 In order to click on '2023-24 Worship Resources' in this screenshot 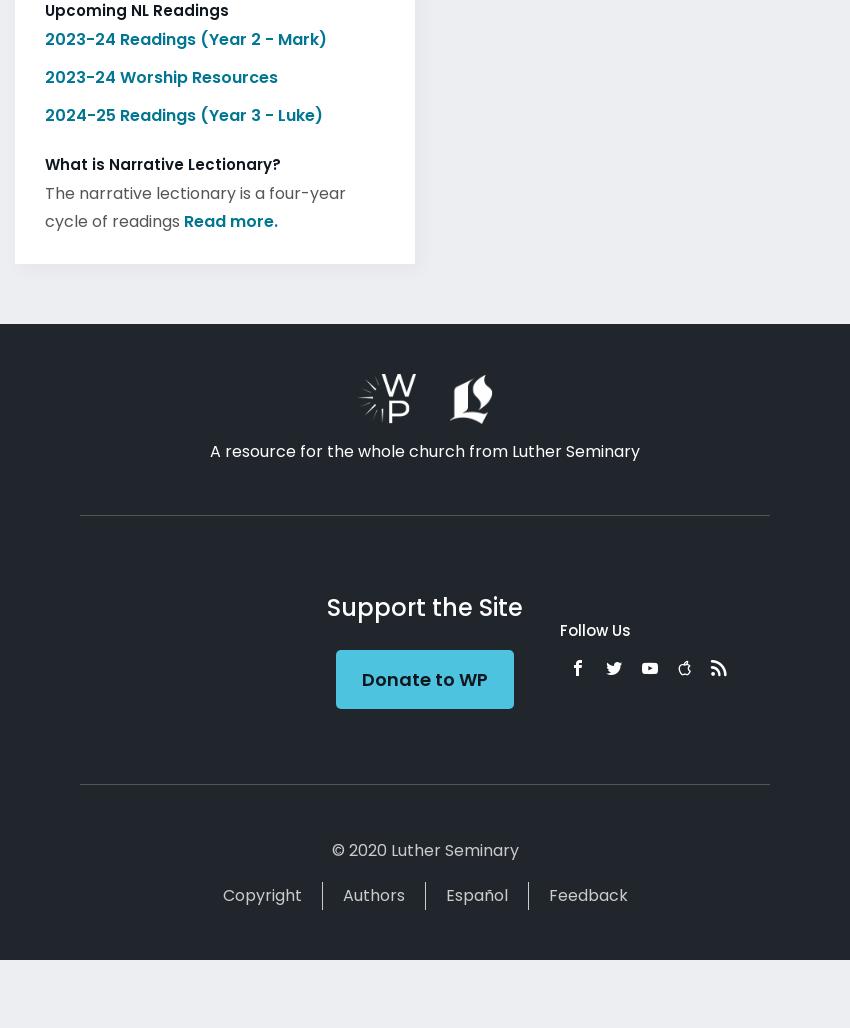, I will do `click(161, 70)`.